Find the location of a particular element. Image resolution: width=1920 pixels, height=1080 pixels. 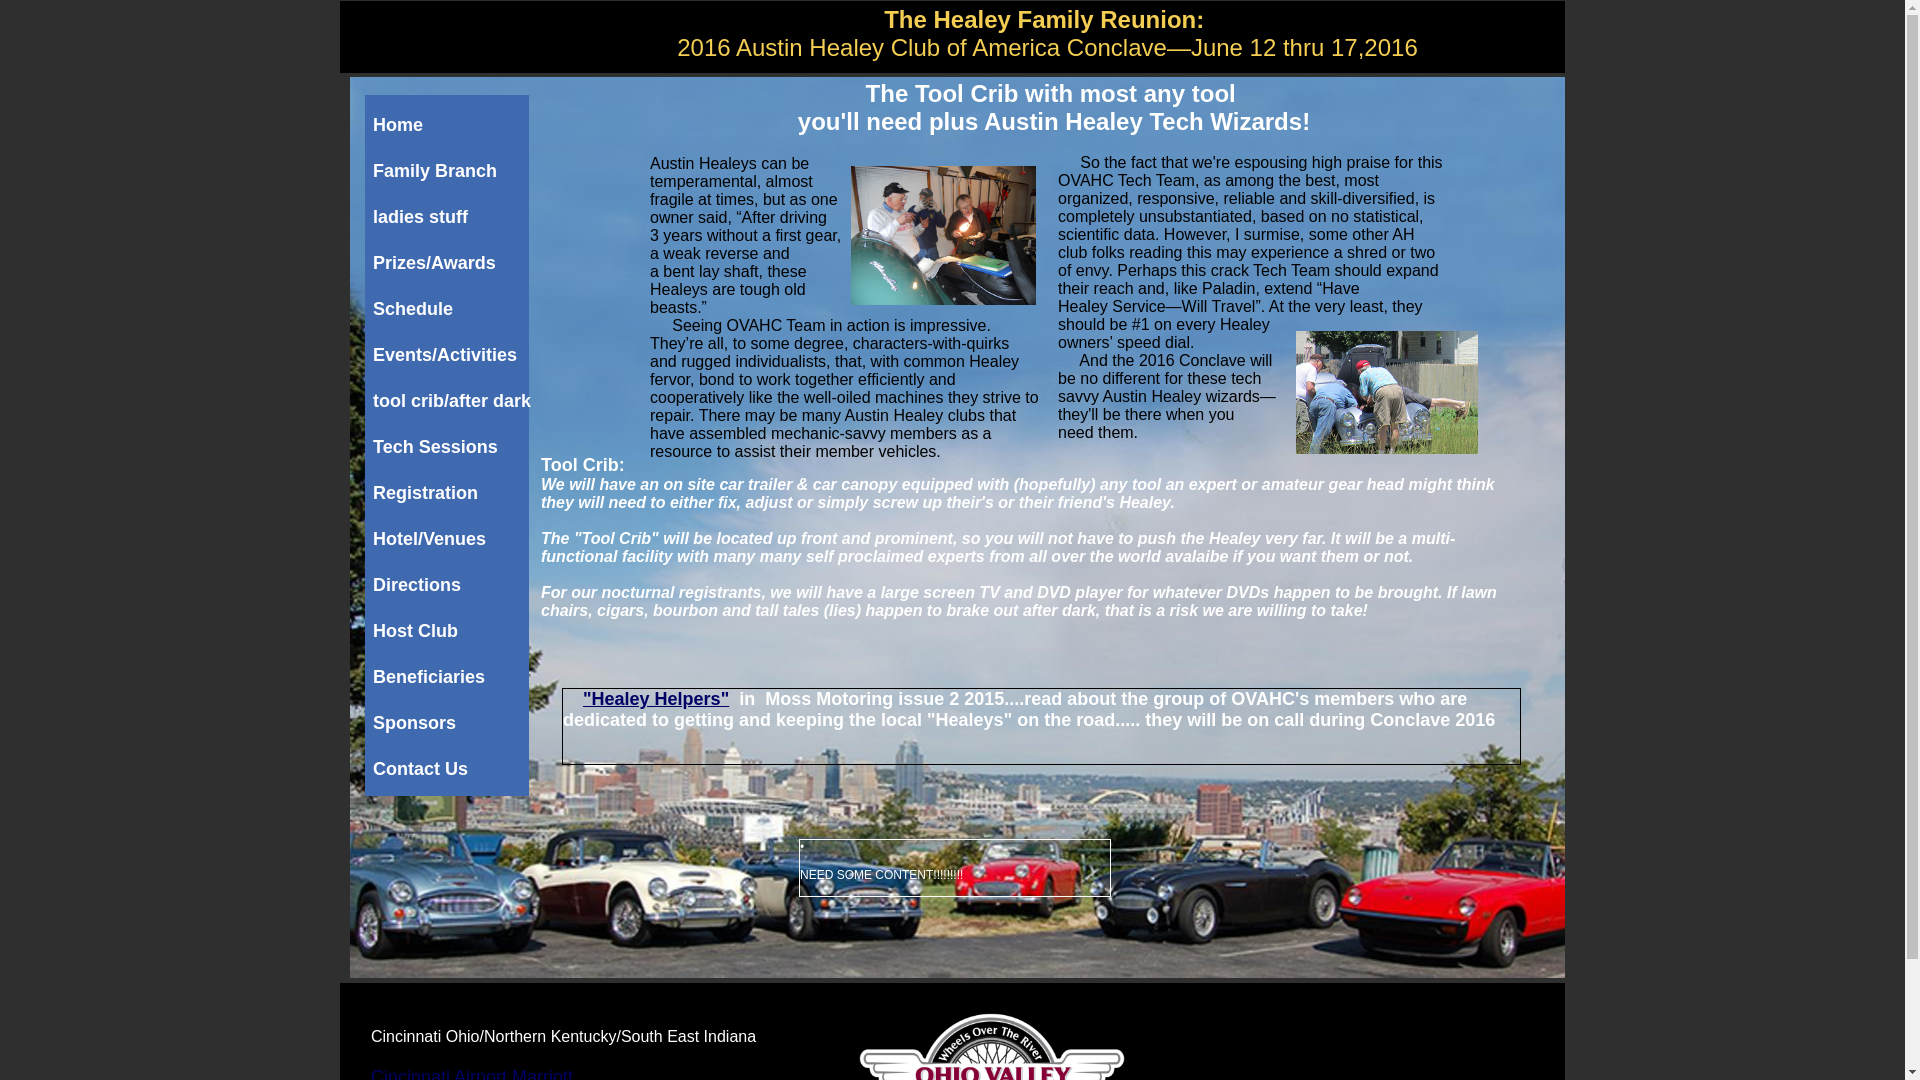

'tool crib/after dark' is located at coordinates (450, 401).